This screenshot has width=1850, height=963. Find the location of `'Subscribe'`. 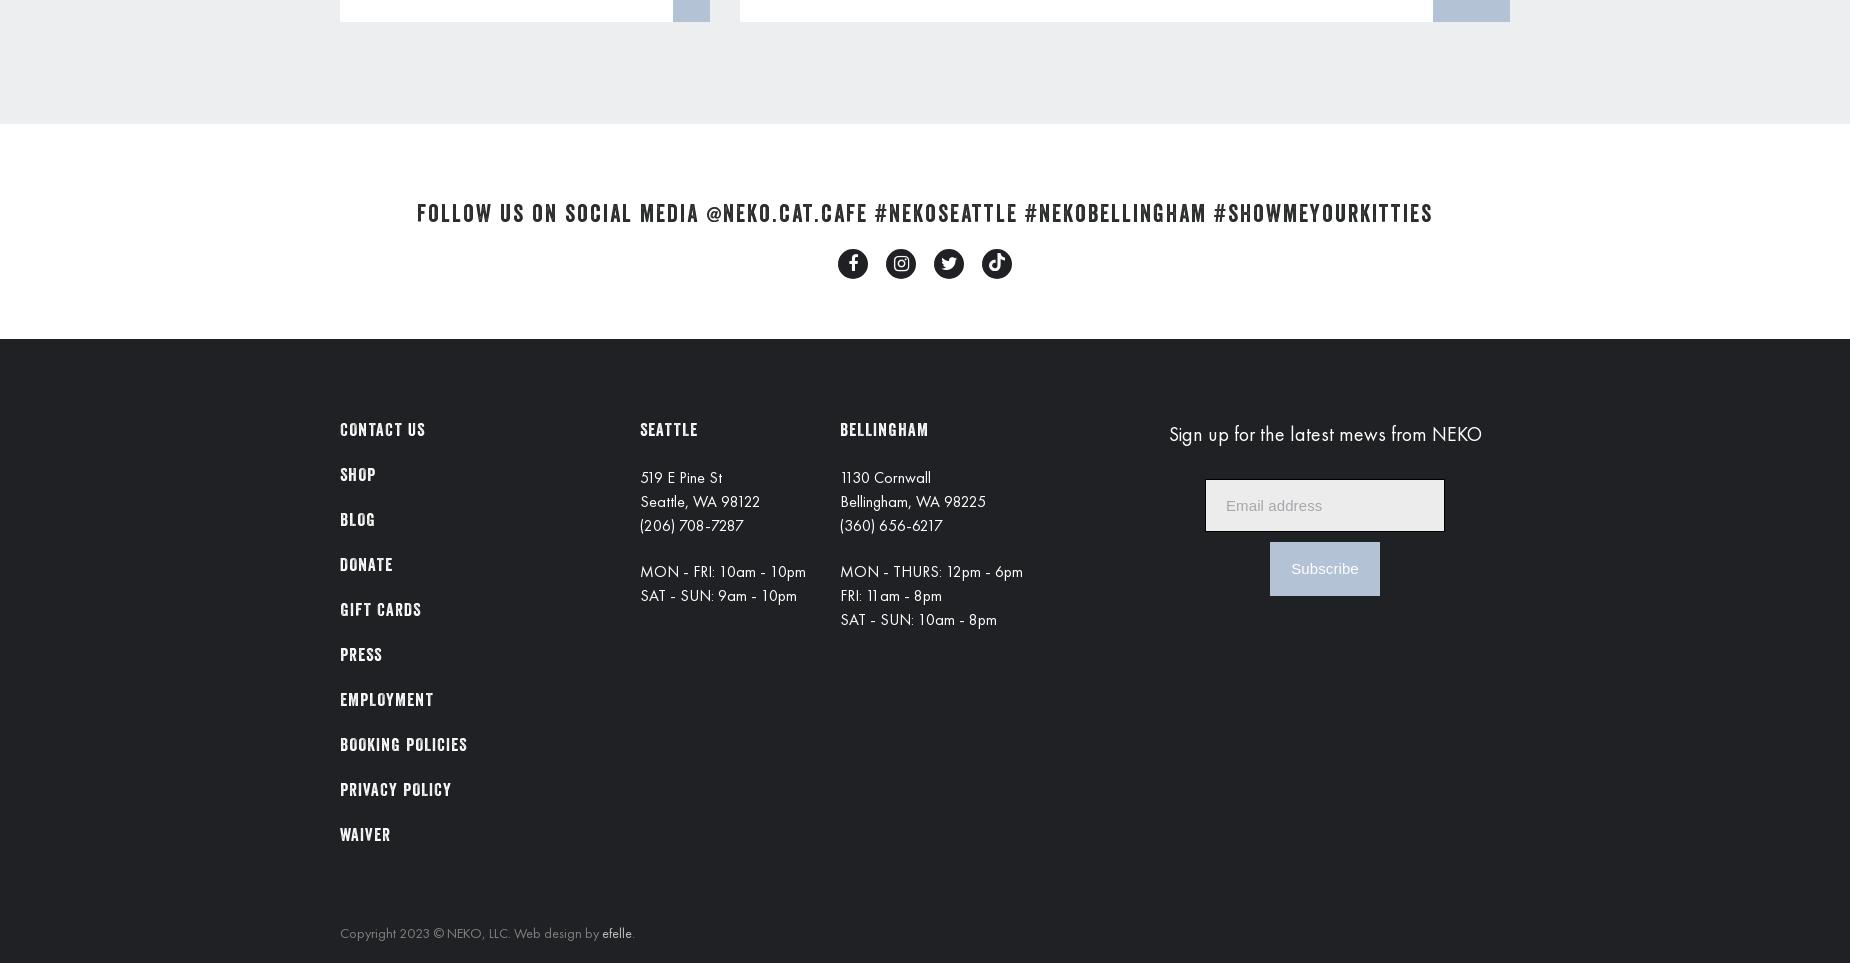

'Subscribe' is located at coordinates (1323, 567).